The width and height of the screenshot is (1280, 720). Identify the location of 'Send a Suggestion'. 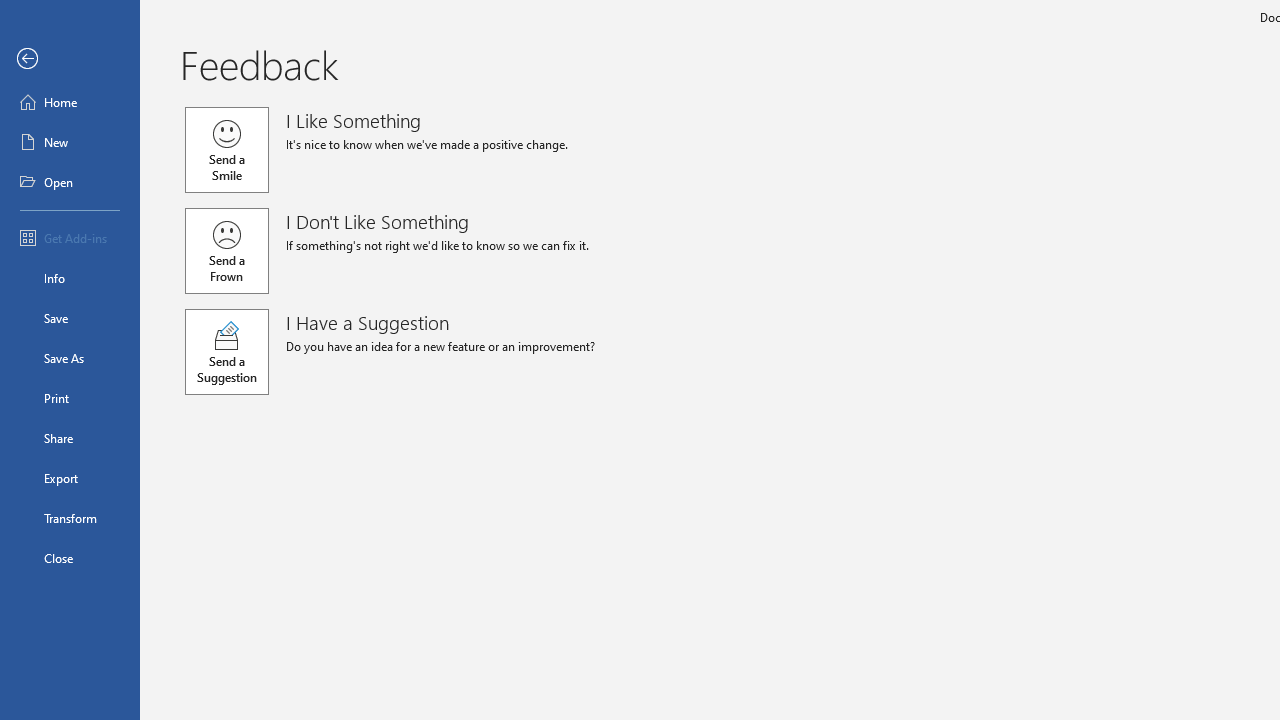
(227, 351).